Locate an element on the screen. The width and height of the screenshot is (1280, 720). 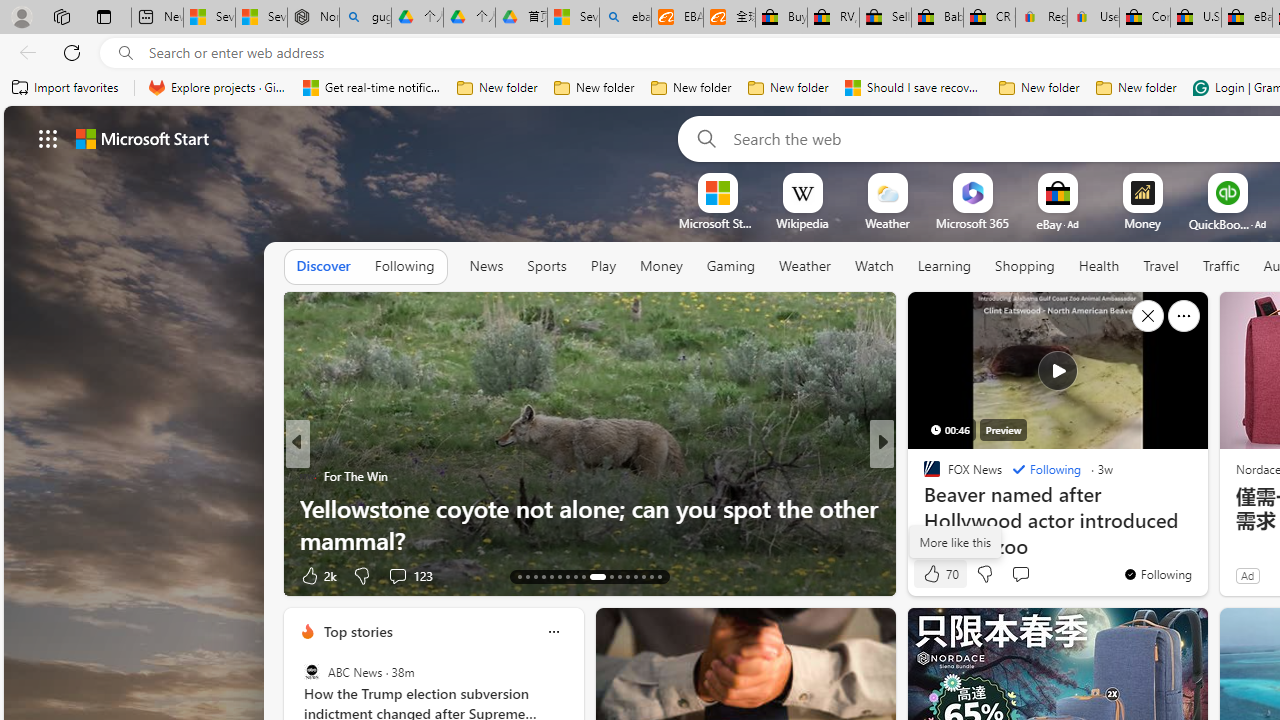
'U.S. State Privacy Disclosures - eBay Inc.' is located at coordinates (1196, 17).